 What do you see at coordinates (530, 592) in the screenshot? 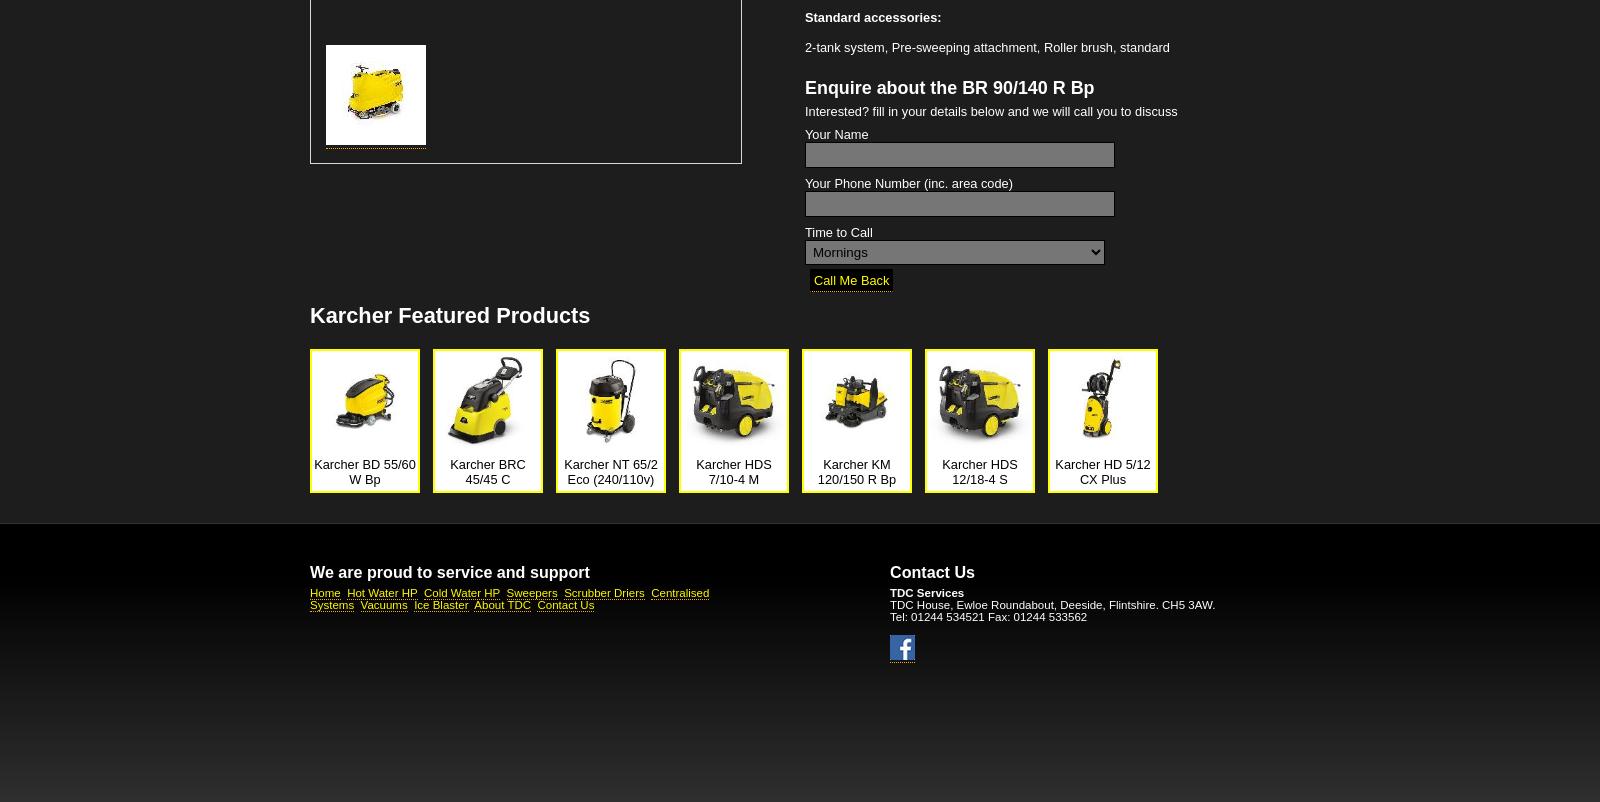
I see `'Sweepers'` at bounding box center [530, 592].